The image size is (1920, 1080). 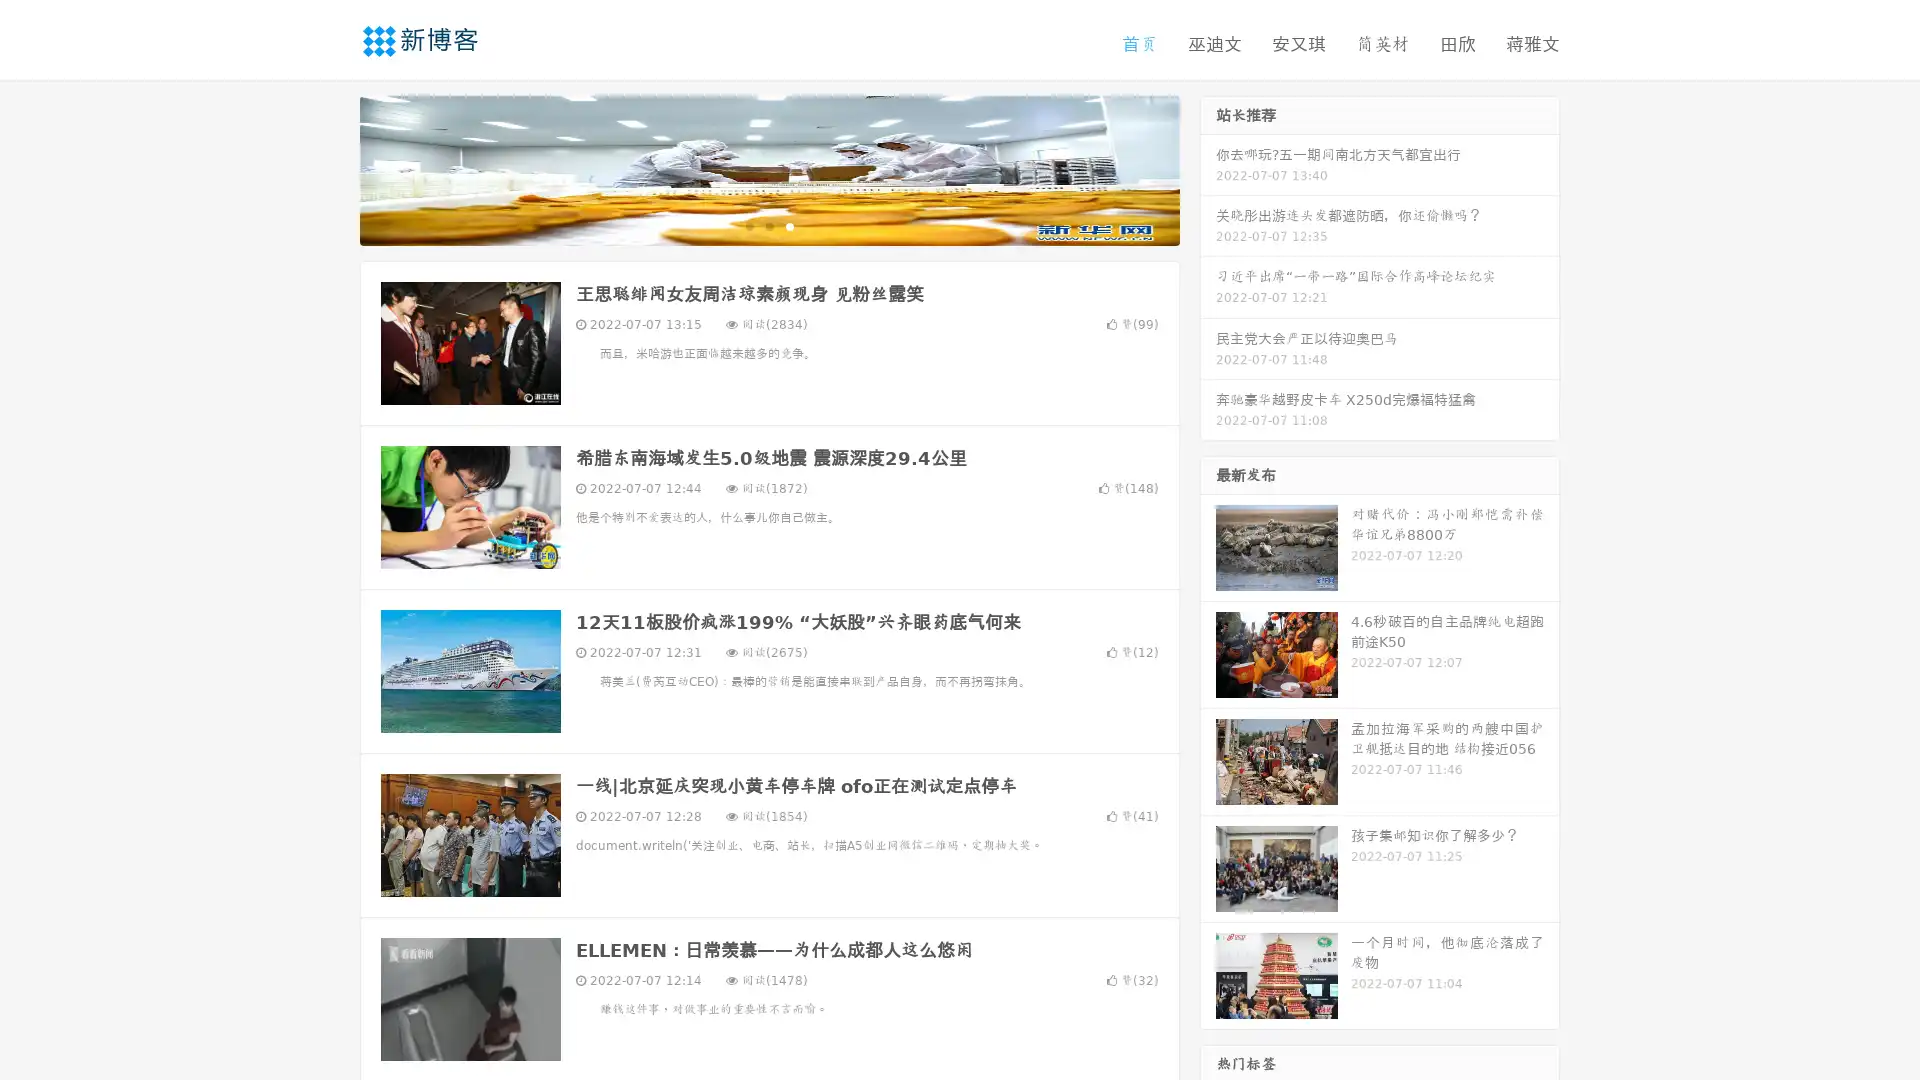 What do you see at coordinates (330, 168) in the screenshot?
I see `Previous slide` at bounding box center [330, 168].